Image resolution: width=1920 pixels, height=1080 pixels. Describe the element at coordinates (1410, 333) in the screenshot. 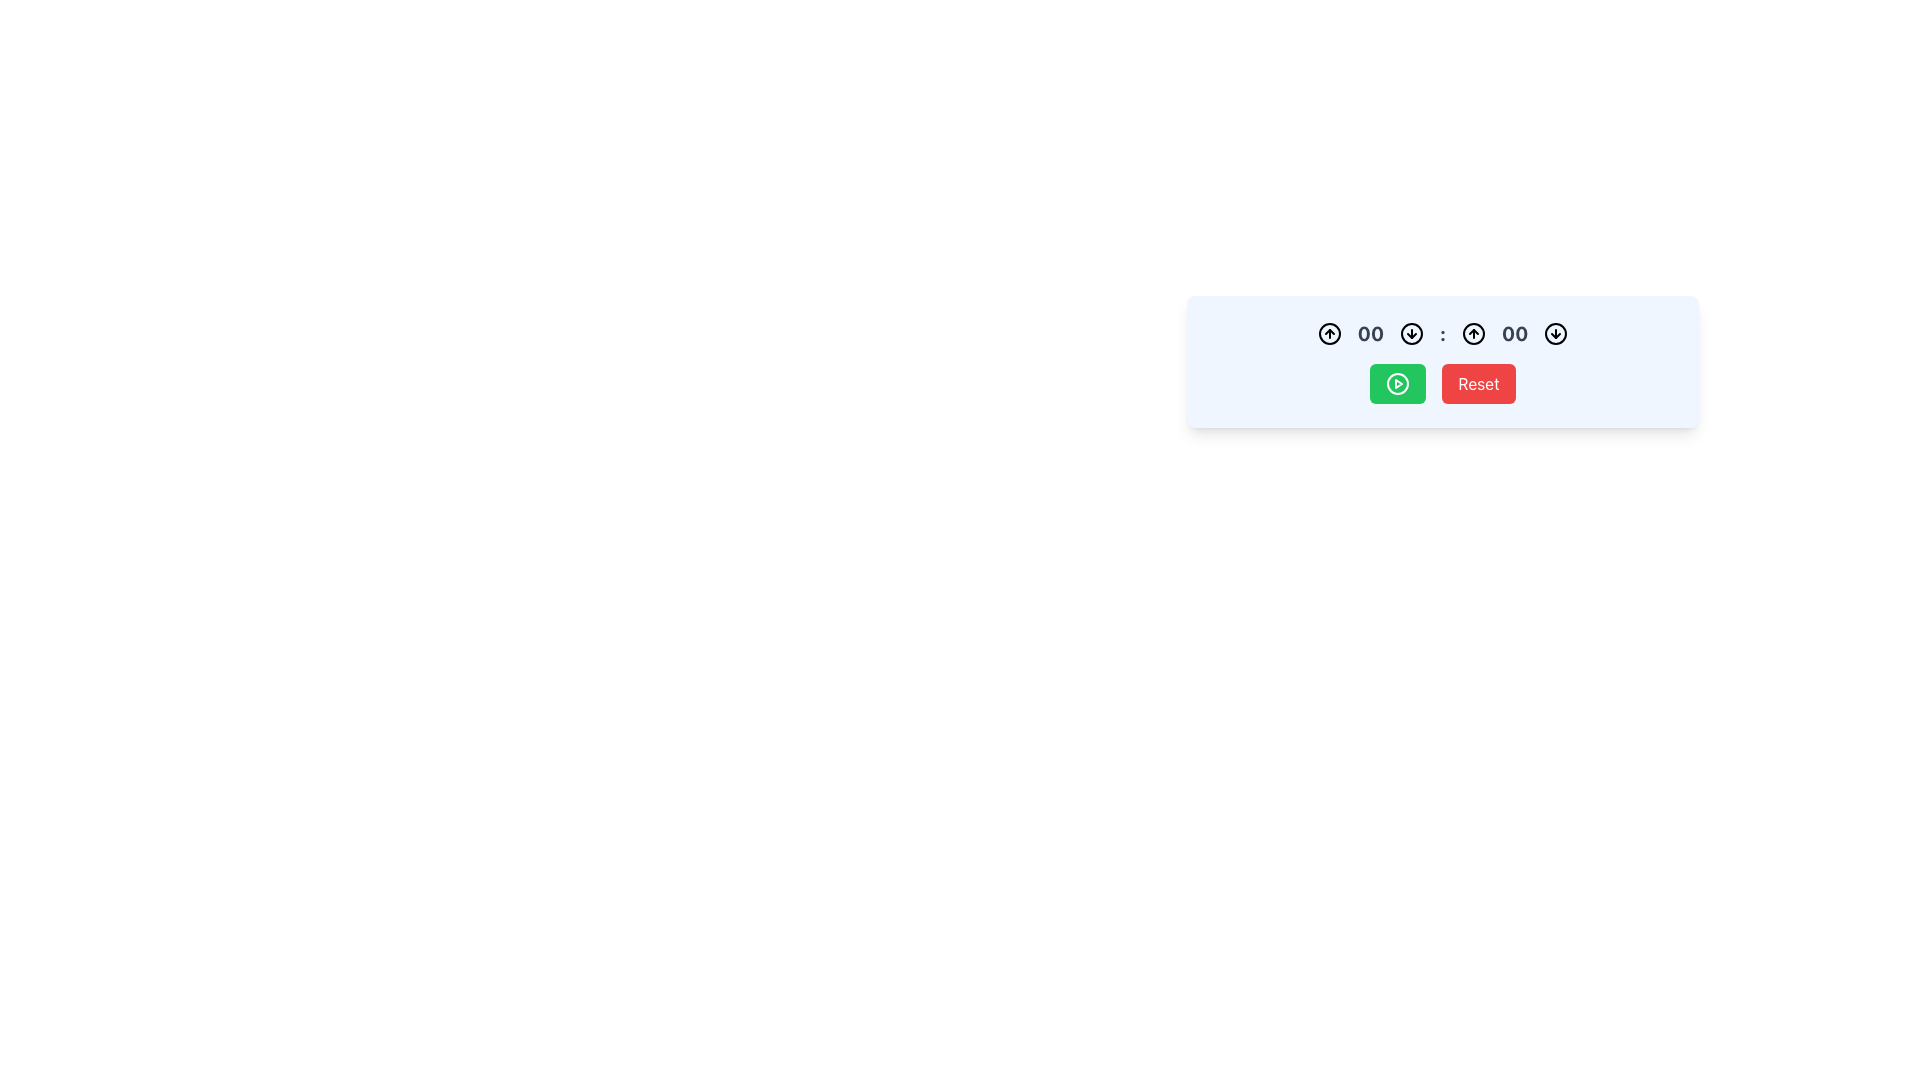

I see `the circular button with a downward-pointing arrow, which is the fifth icon in a horizontal row, positioned between a '00' text component and a colon ':' symbol` at that location.